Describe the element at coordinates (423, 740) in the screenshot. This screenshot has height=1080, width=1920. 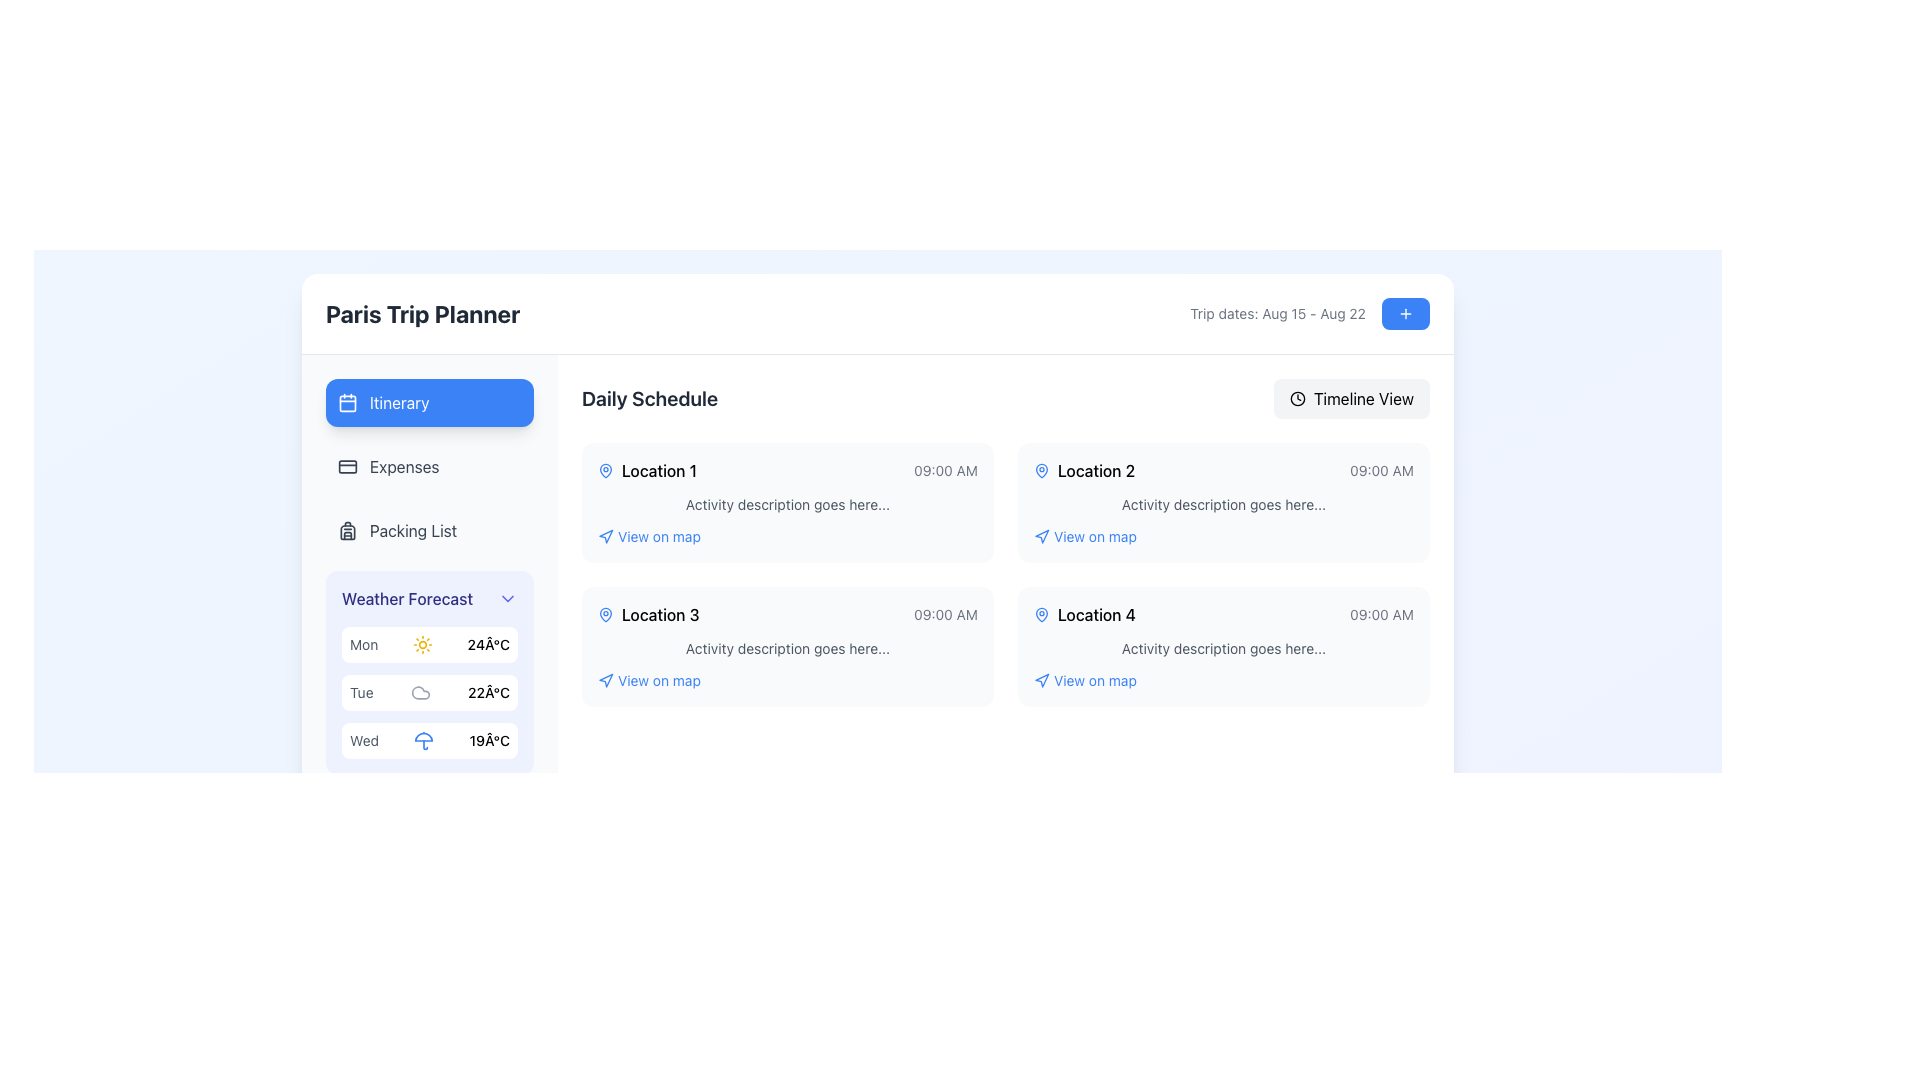
I see `the static SVG icon representing rainy weather, located in the 'Weather Forecast' box on the left panel, specifically the second element in the row for 'Wed.'` at that location.